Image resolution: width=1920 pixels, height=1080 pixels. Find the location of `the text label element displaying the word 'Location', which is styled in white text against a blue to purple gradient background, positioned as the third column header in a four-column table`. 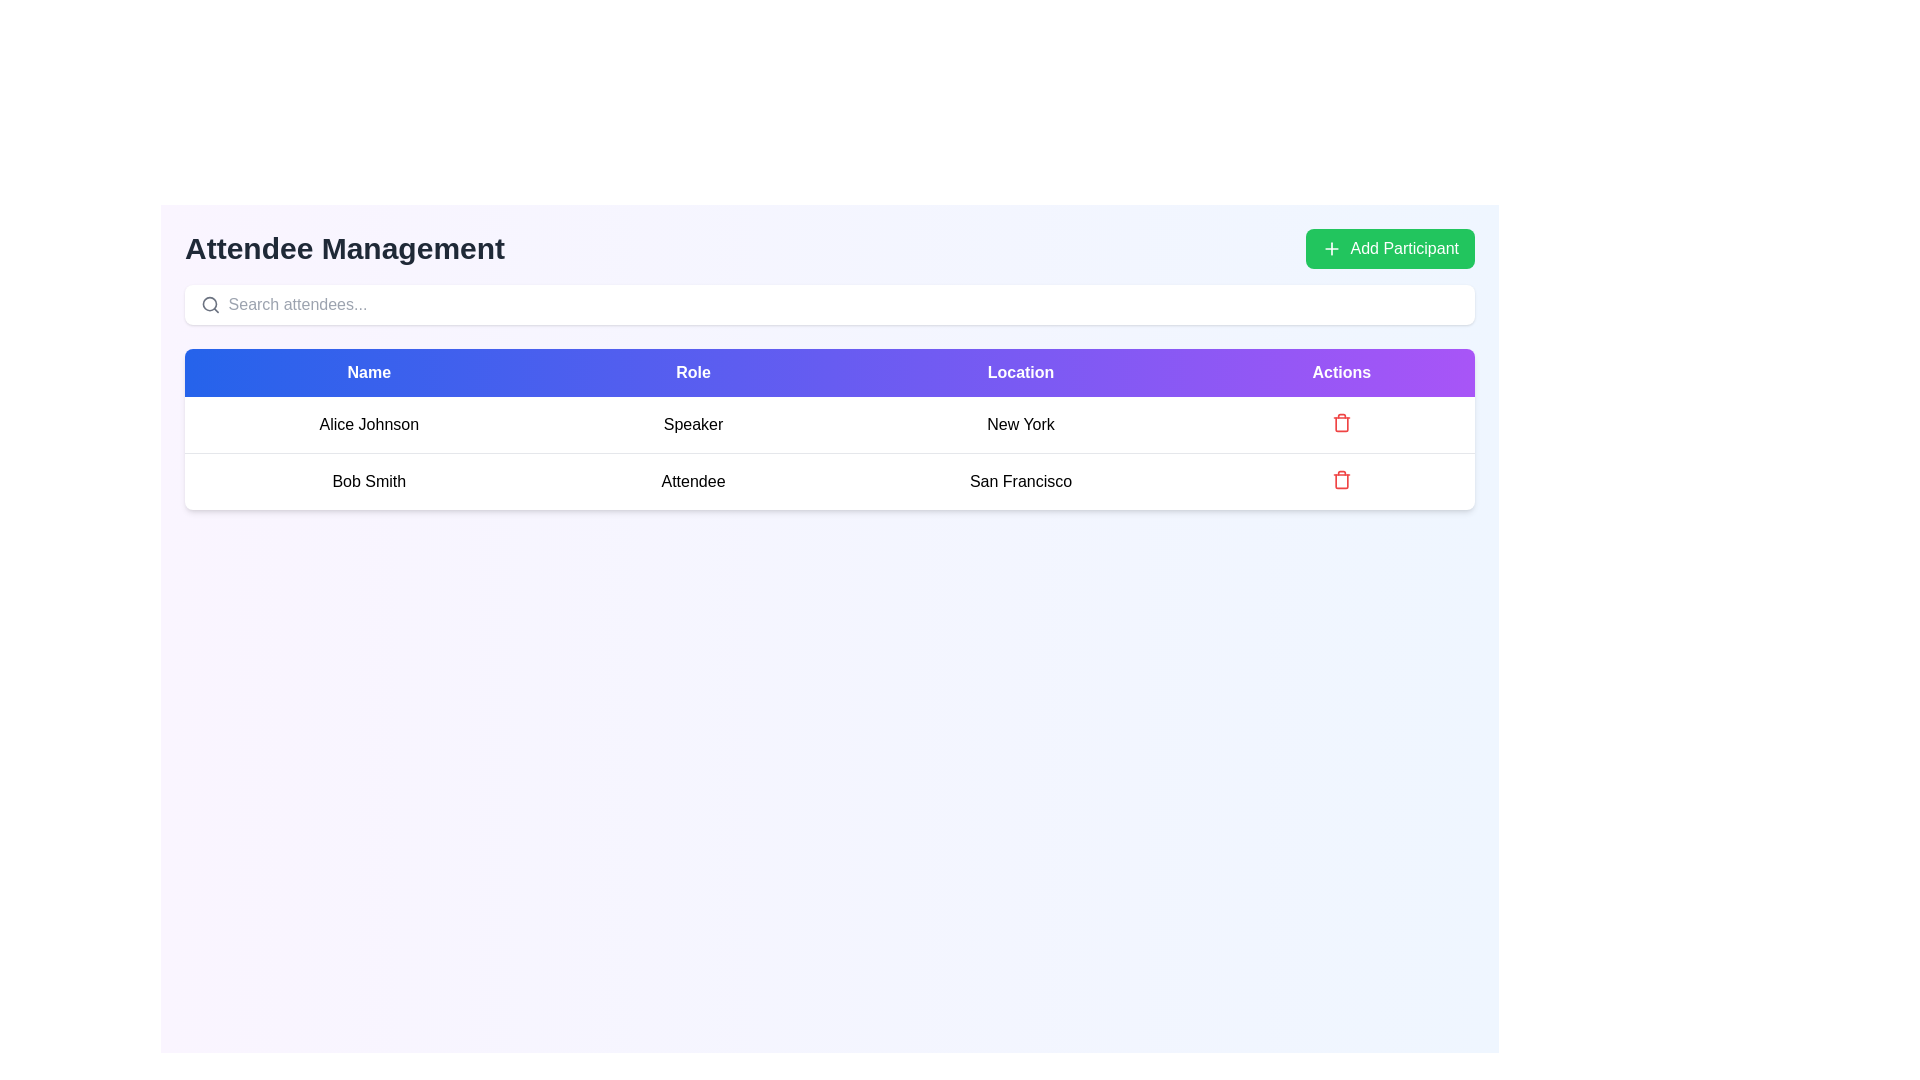

the text label element displaying the word 'Location', which is styled in white text against a blue to purple gradient background, positioned as the third column header in a four-column table is located at coordinates (1021, 373).